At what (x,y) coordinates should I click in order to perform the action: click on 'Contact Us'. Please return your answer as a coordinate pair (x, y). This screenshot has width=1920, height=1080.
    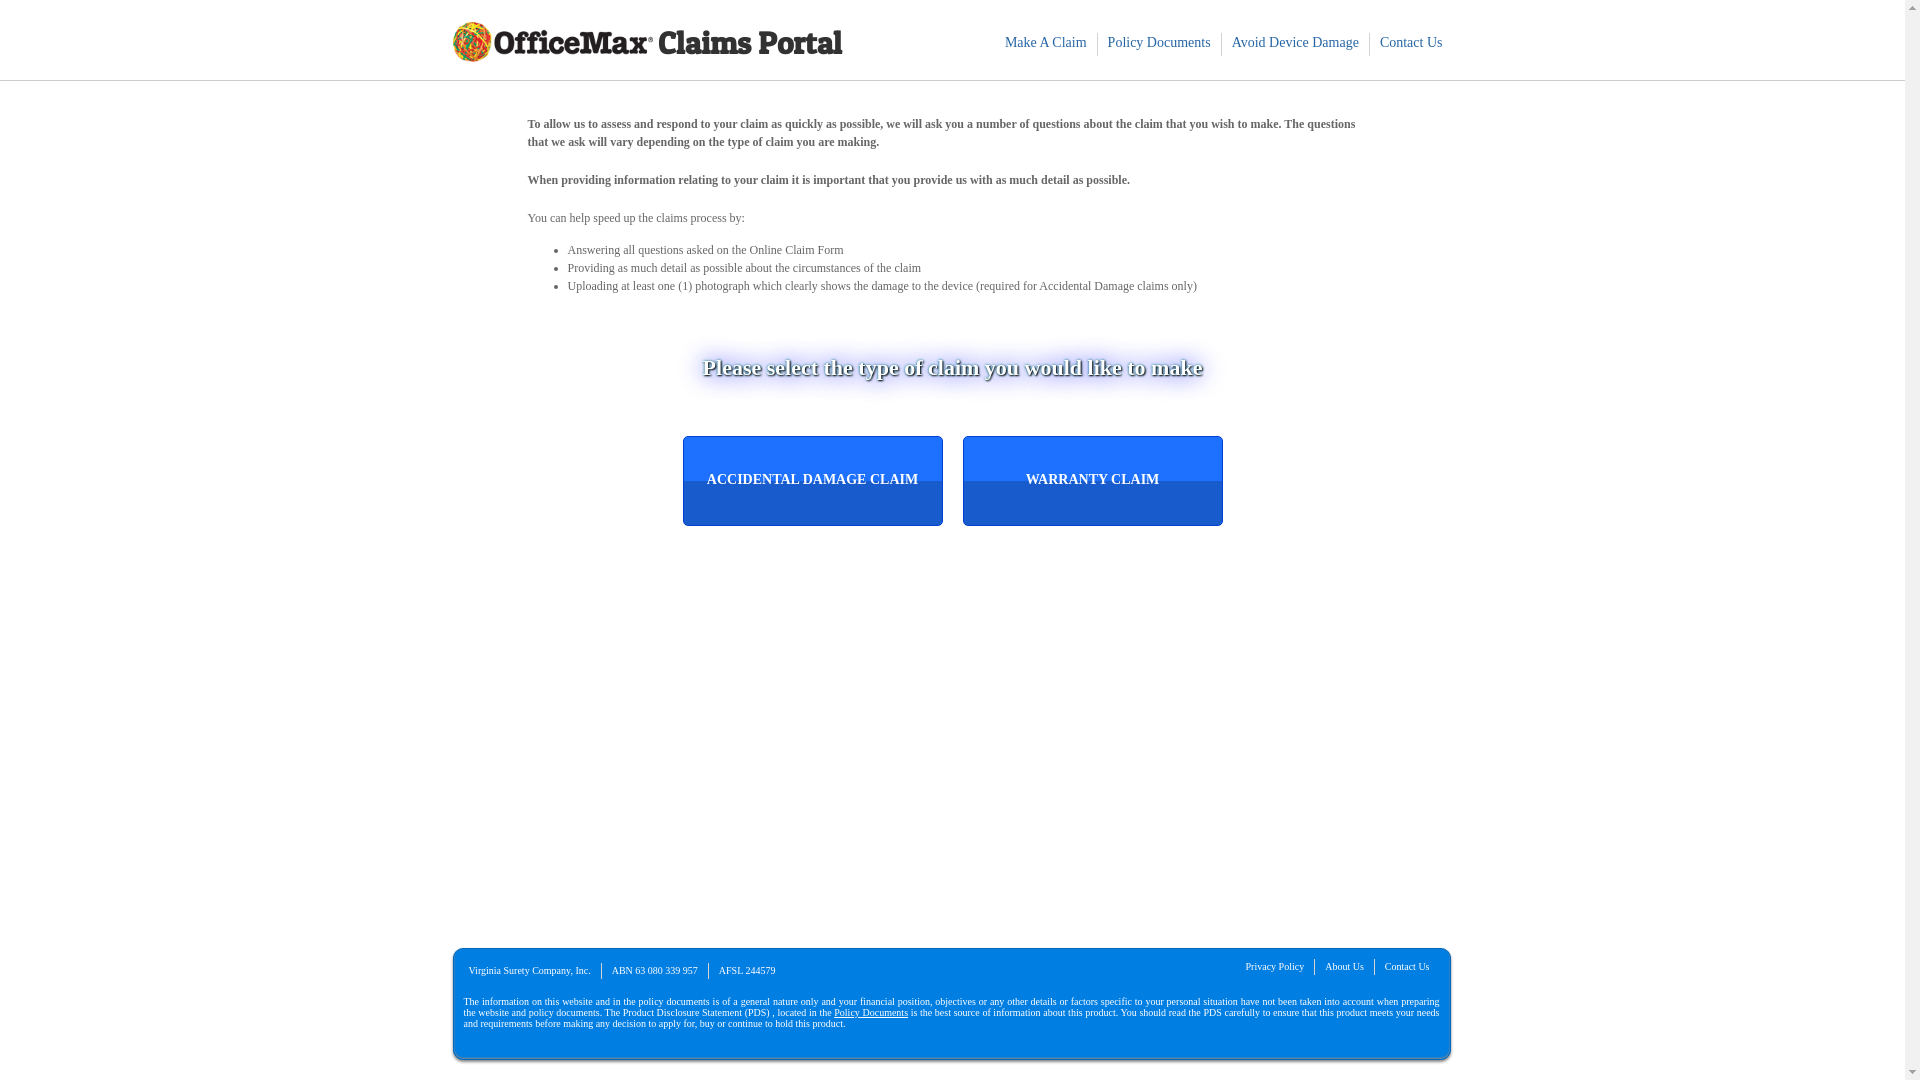
    Looking at the image, I should click on (1368, 42).